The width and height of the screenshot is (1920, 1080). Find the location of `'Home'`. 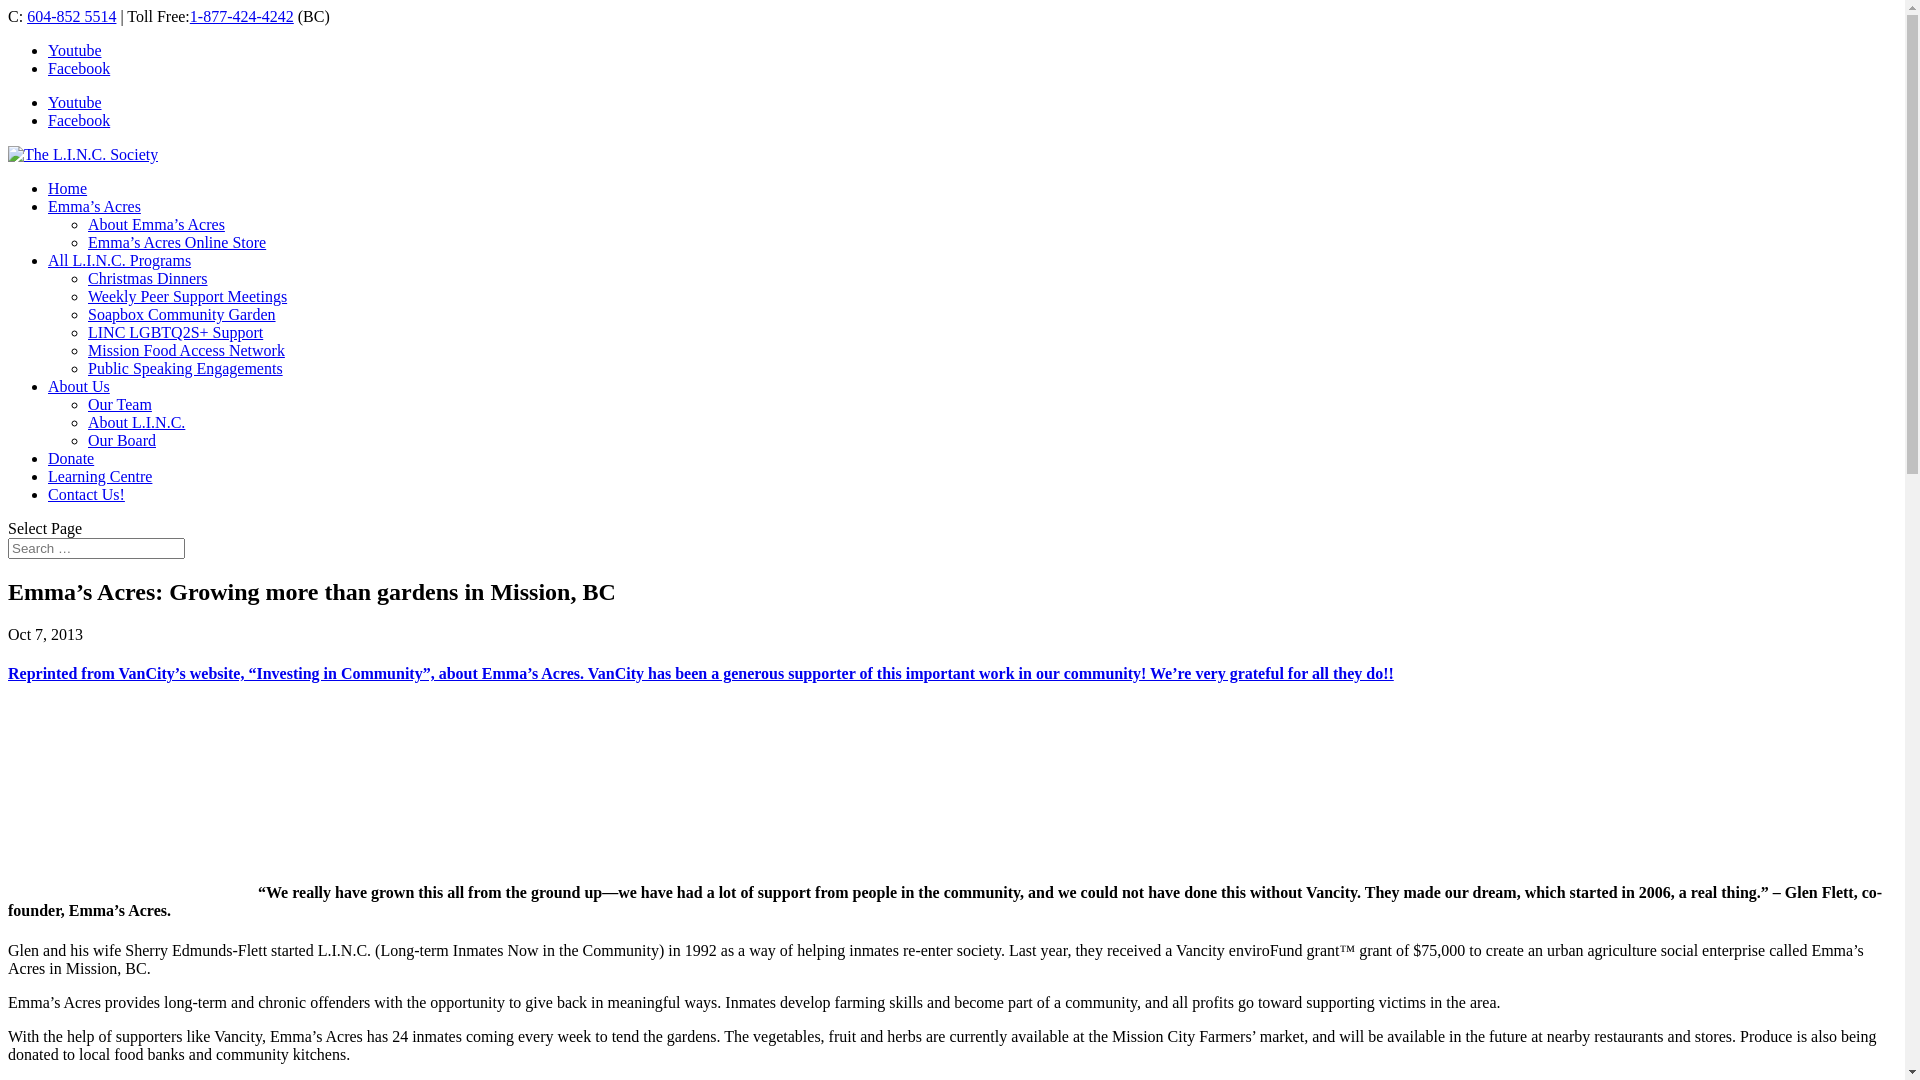

'Home' is located at coordinates (67, 188).